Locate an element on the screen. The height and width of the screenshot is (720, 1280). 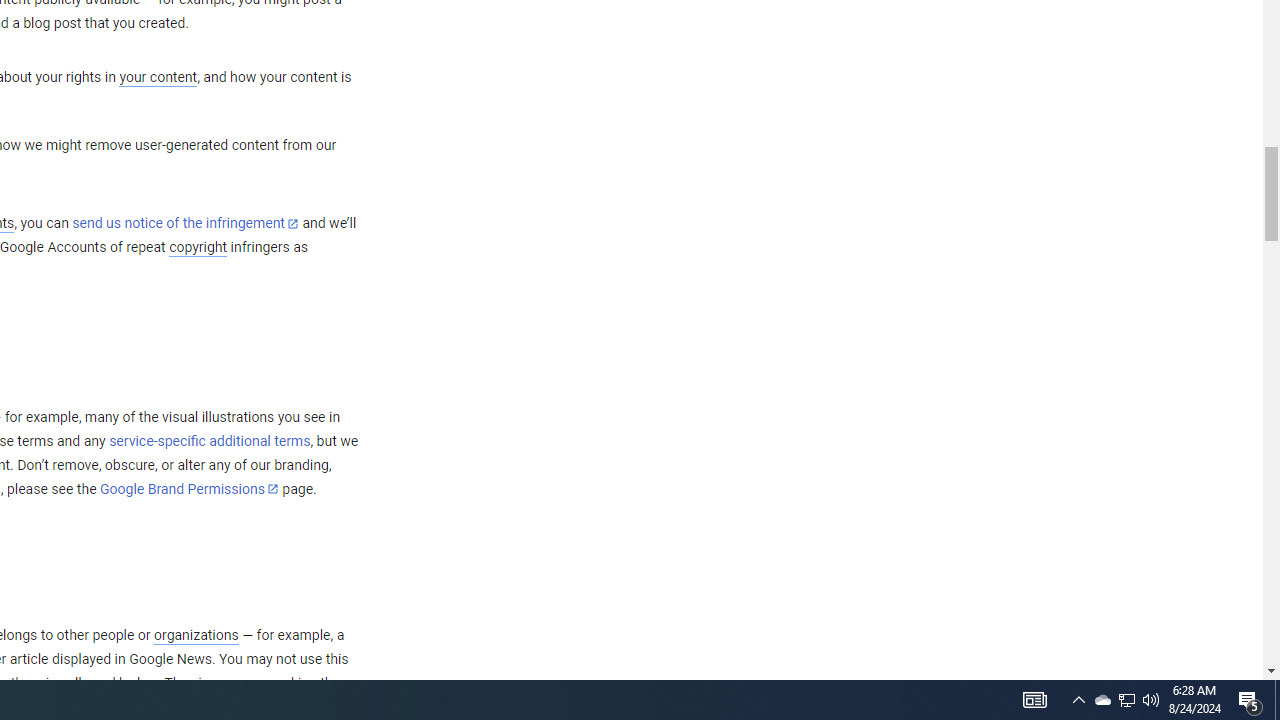
'copyright' is located at coordinates (198, 247).